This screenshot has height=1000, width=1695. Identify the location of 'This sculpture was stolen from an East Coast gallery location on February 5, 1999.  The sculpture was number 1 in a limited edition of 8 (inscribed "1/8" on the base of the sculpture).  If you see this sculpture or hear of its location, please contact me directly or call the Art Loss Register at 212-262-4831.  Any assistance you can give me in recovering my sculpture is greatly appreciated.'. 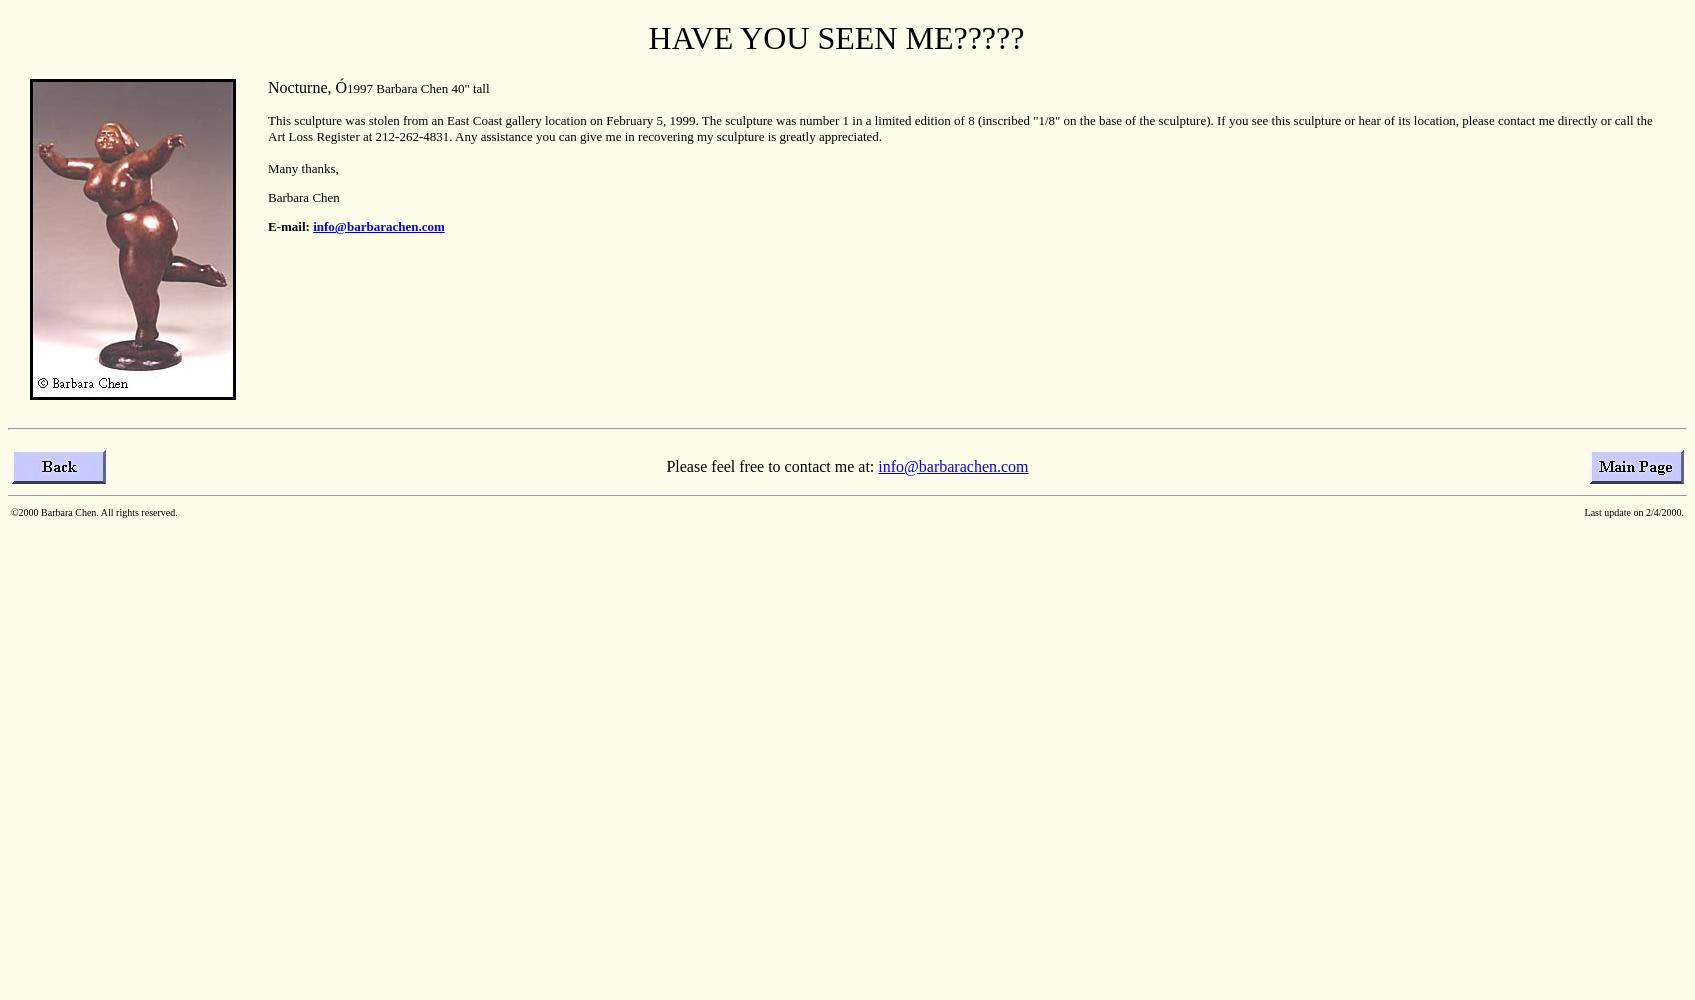
(960, 128).